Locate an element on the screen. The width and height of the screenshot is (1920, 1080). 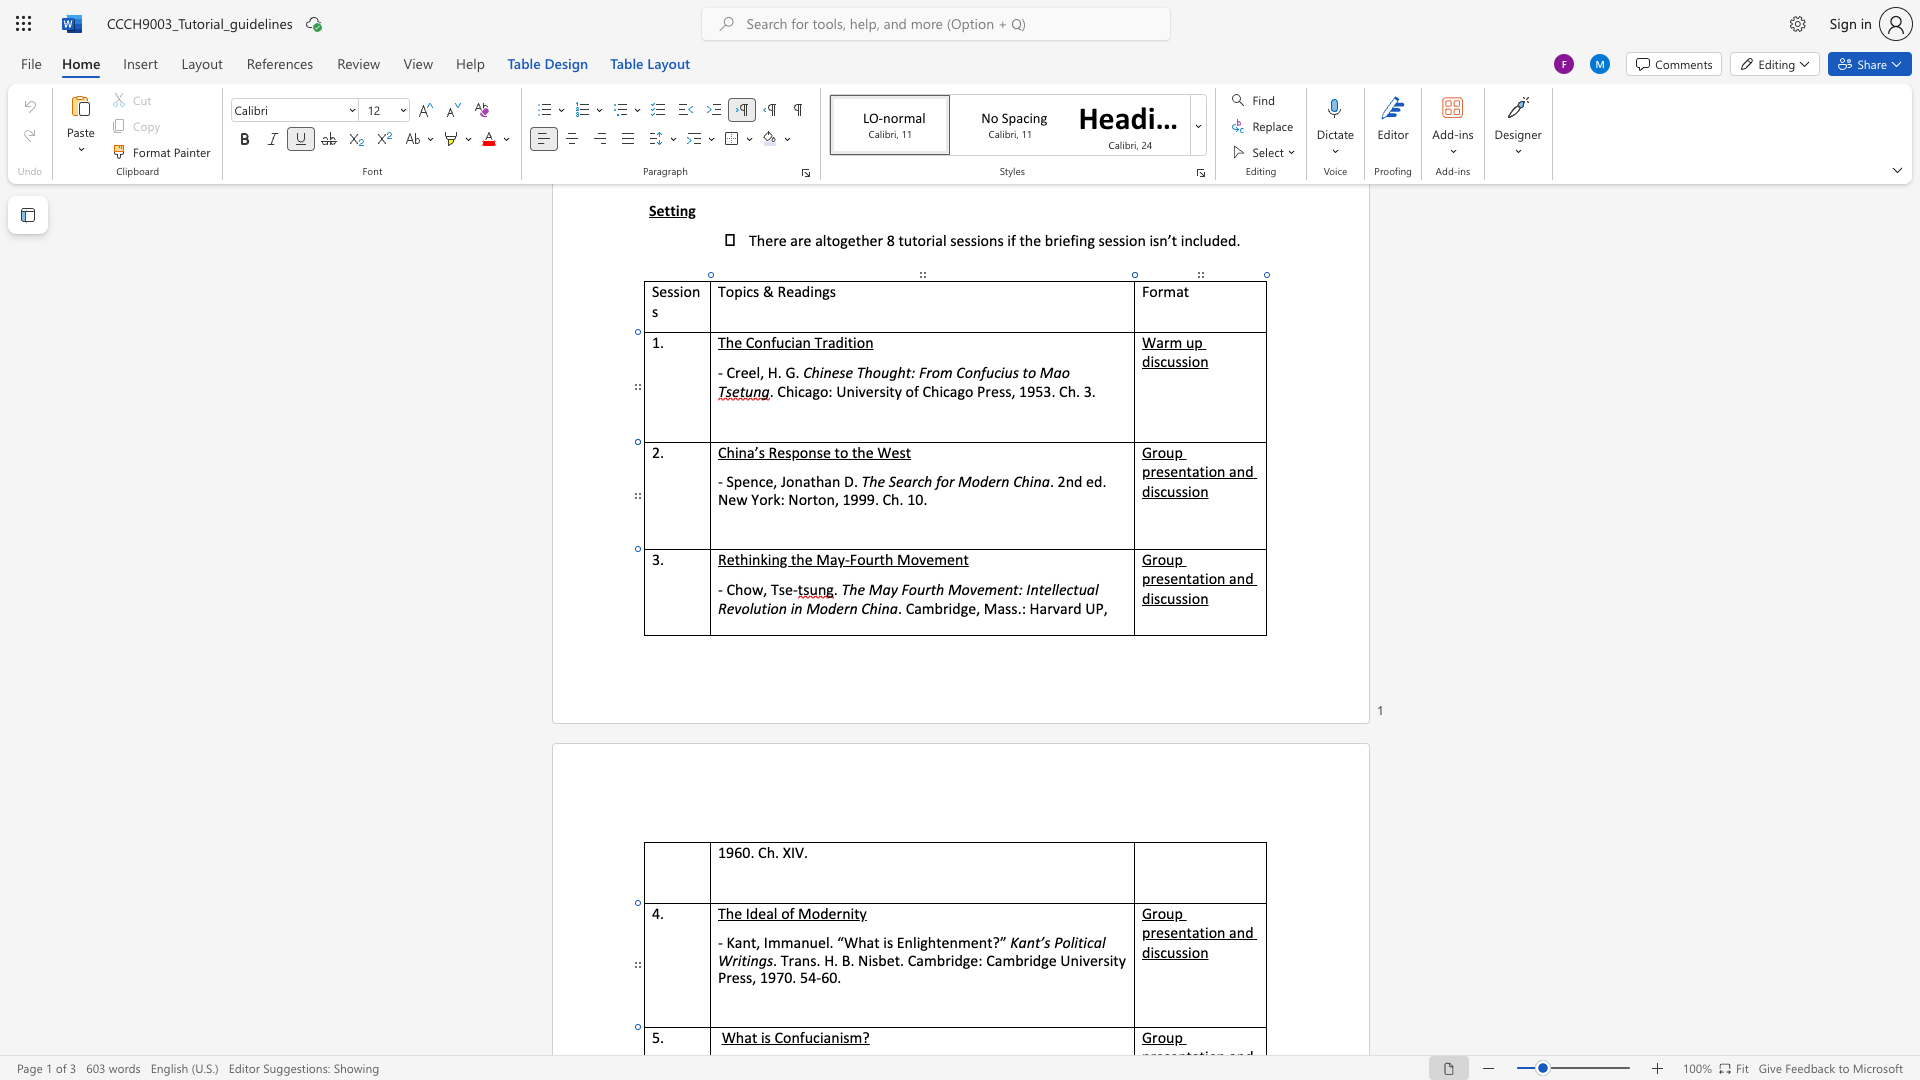
the 1th character "r" in the text is located at coordinates (876, 559).